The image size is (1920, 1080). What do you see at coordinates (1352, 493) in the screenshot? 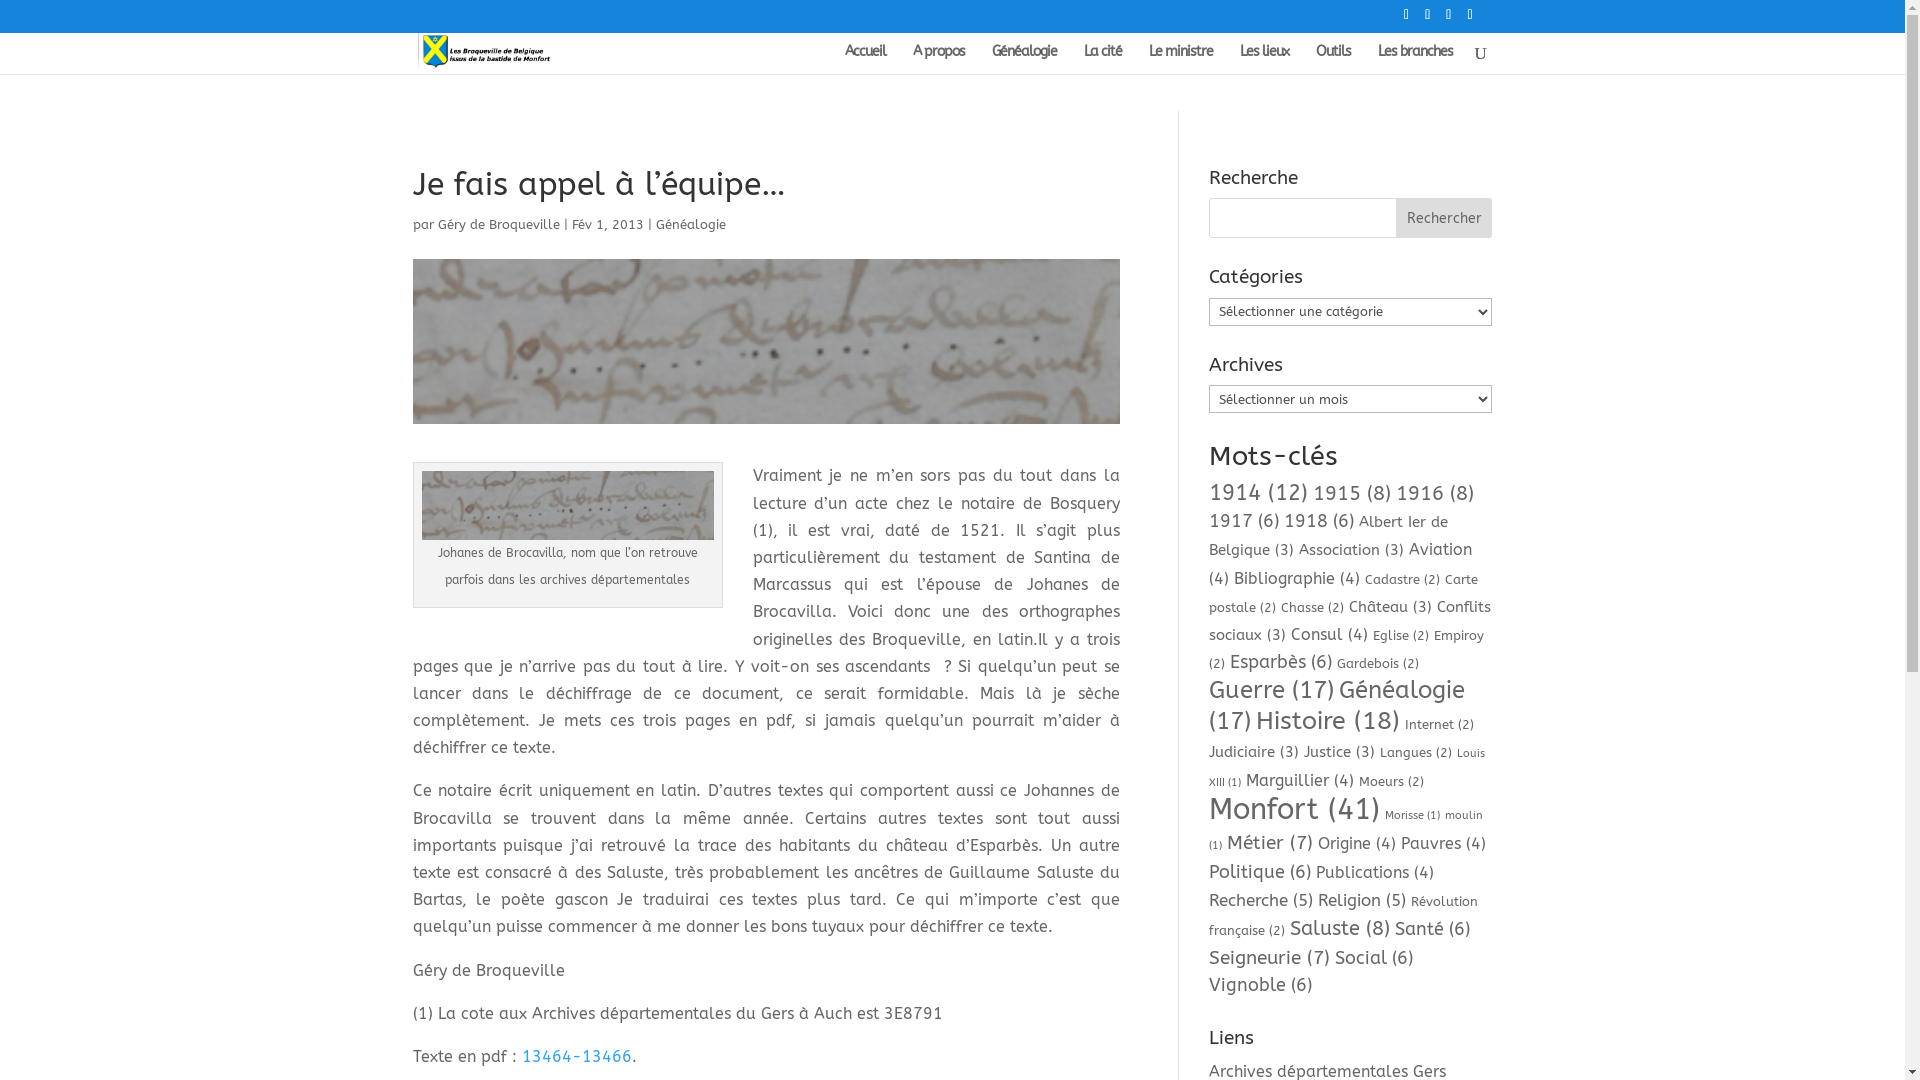
I see `'1915 (8)'` at bounding box center [1352, 493].